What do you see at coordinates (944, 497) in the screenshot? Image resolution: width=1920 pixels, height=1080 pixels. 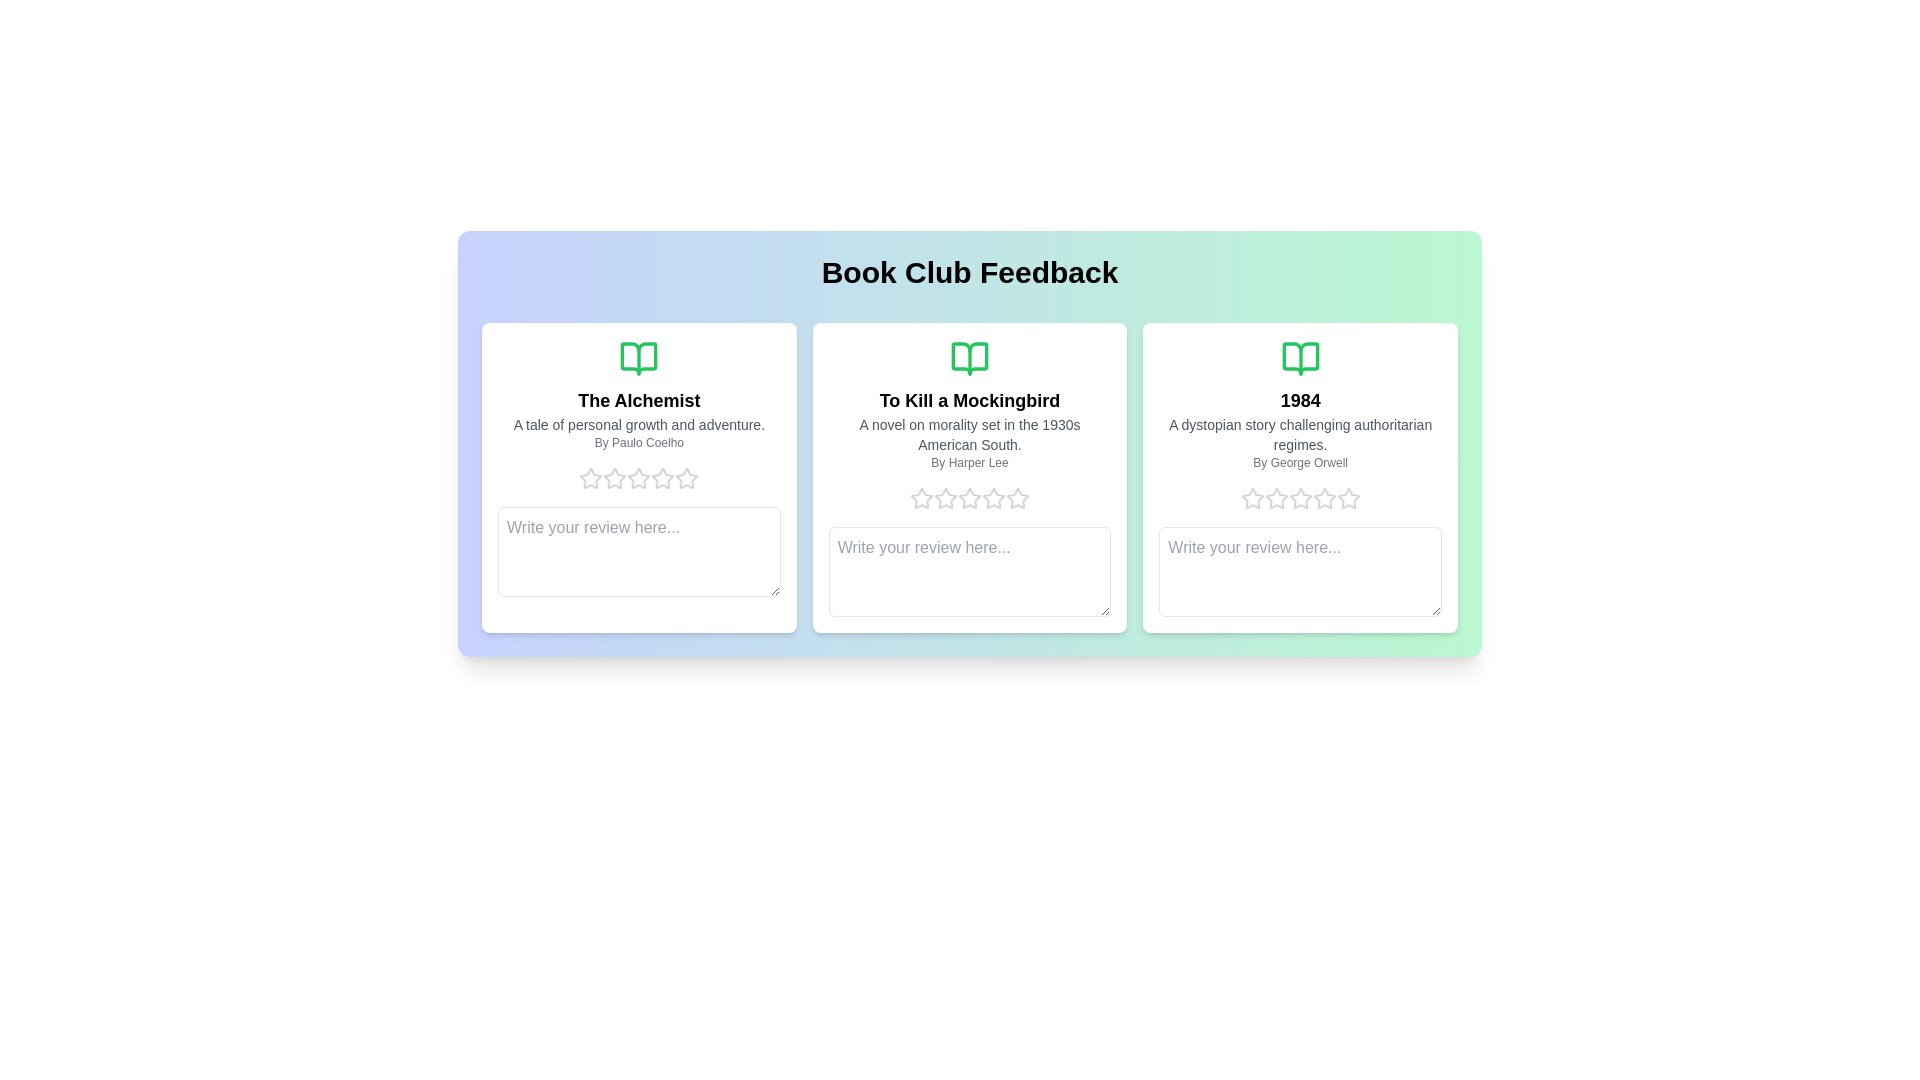 I see `the third star icon in the horizontal rating system under the 'Book Club Feedback' section for the book 'To Kill a Mockingbird'` at bounding box center [944, 497].